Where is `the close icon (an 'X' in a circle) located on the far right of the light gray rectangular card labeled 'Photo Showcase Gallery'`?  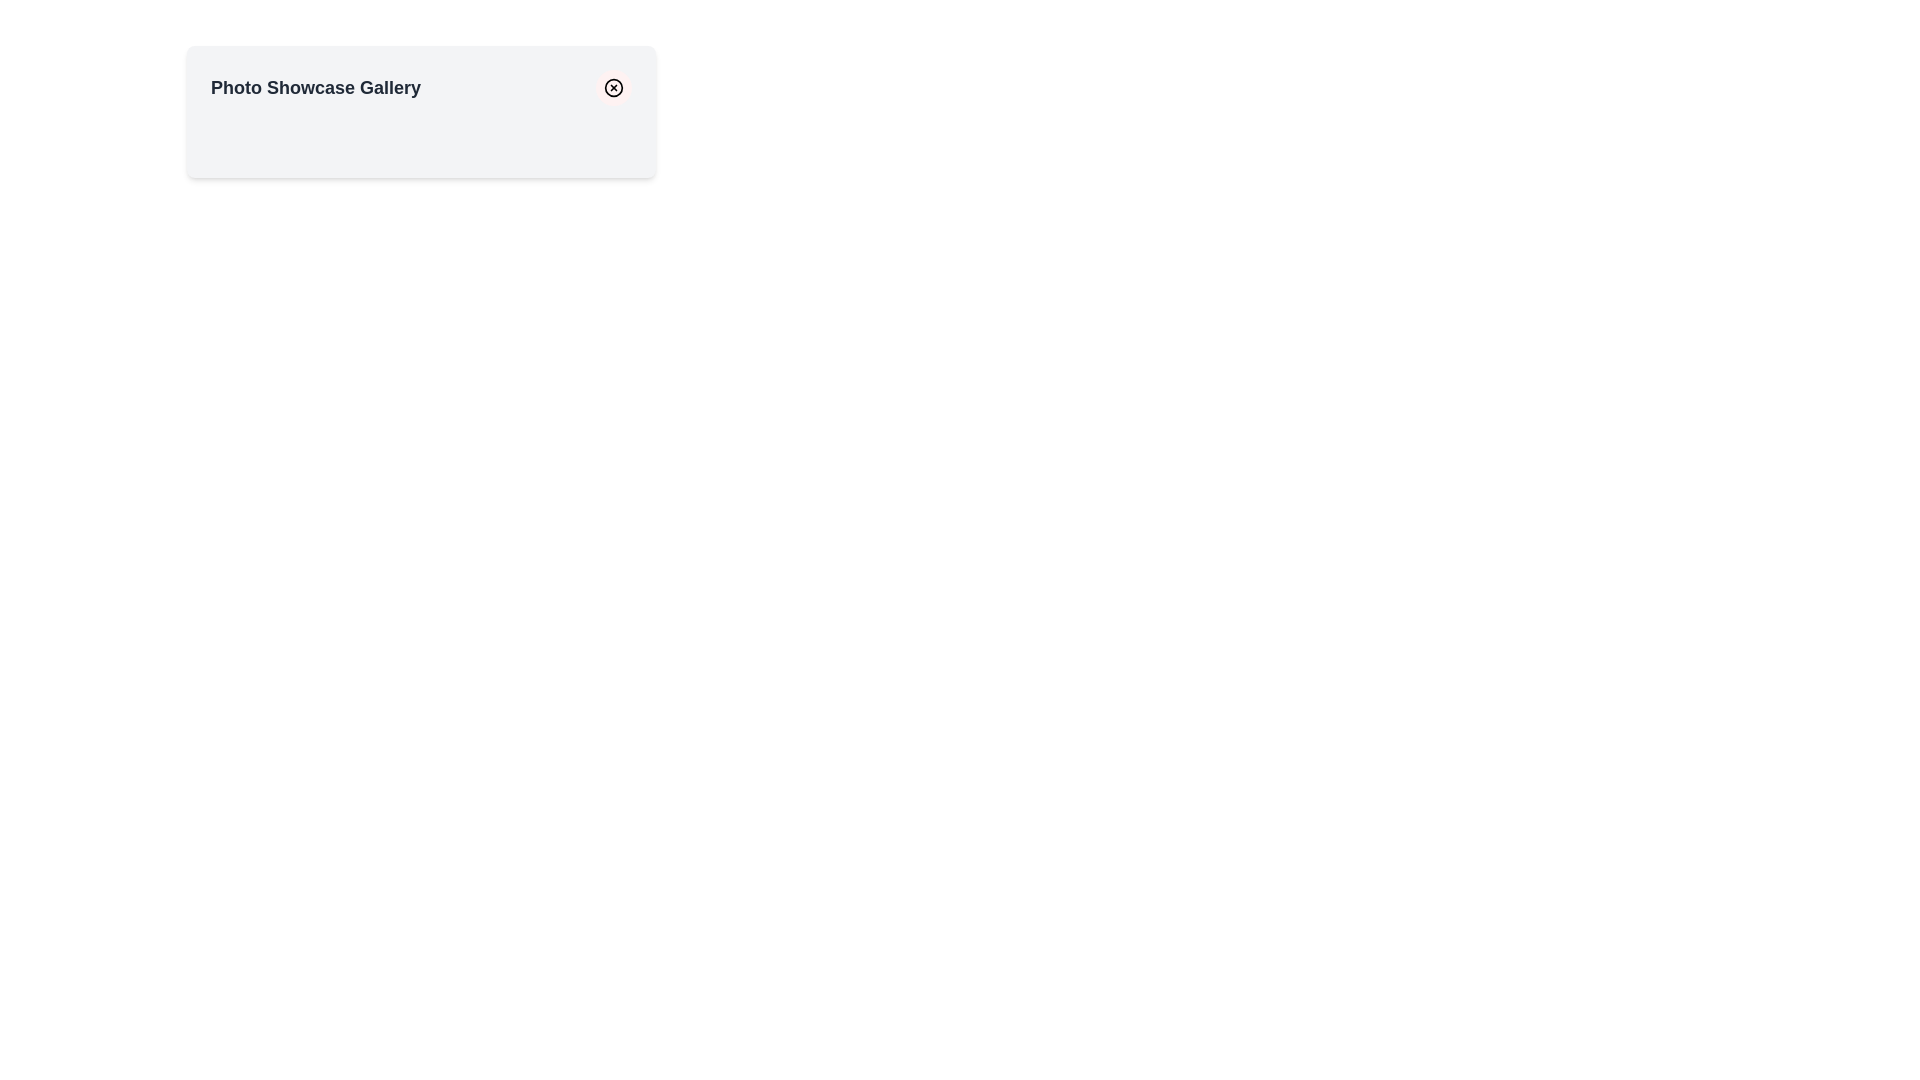 the close icon (an 'X' in a circle) located on the far right of the light gray rectangular card labeled 'Photo Showcase Gallery' is located at coordinates (613, 87).